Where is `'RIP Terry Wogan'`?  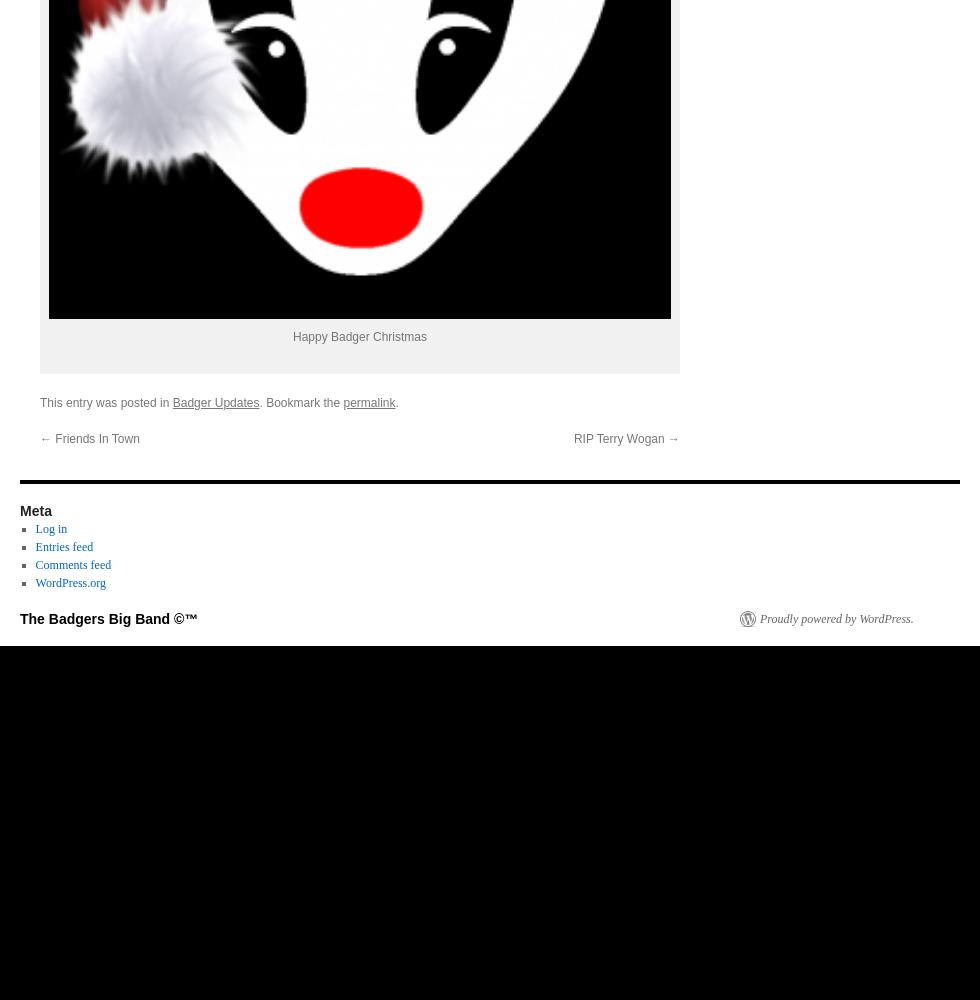
'RIP Terry Wogan' is located at coordinates (620, 438).